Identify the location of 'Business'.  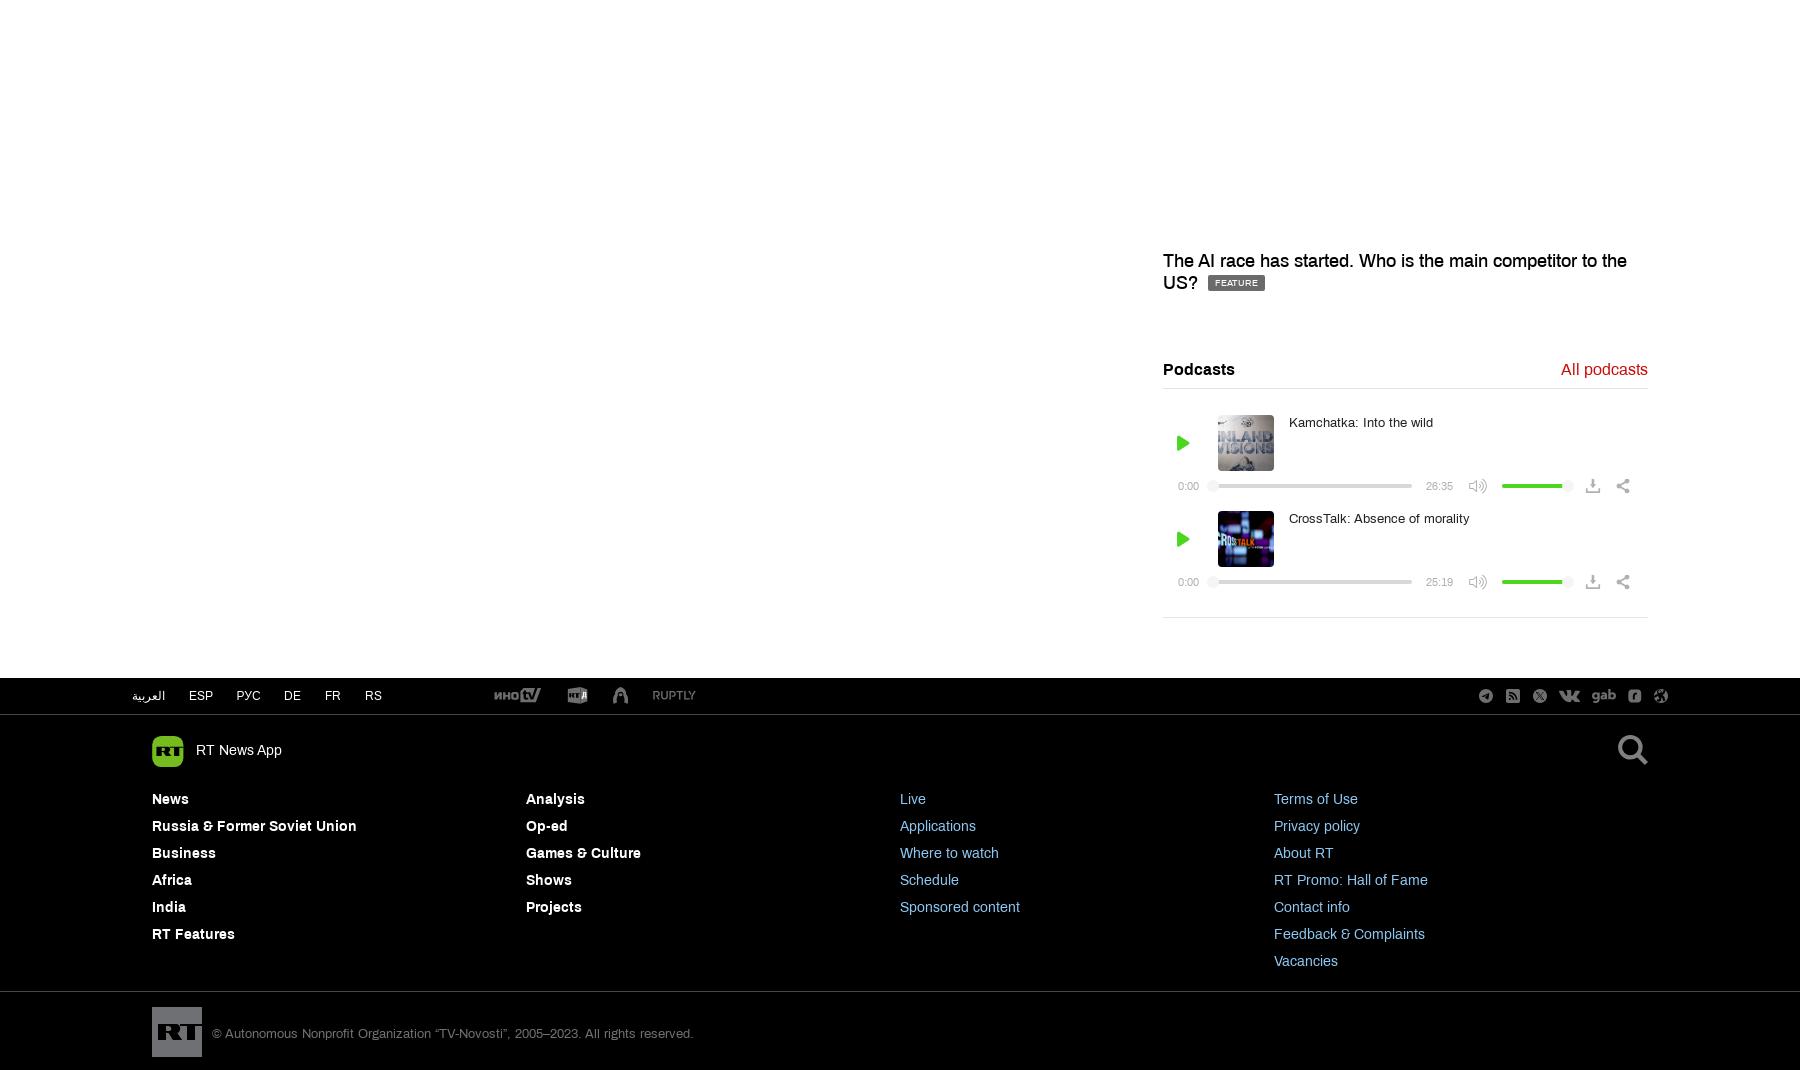
(183, 853).